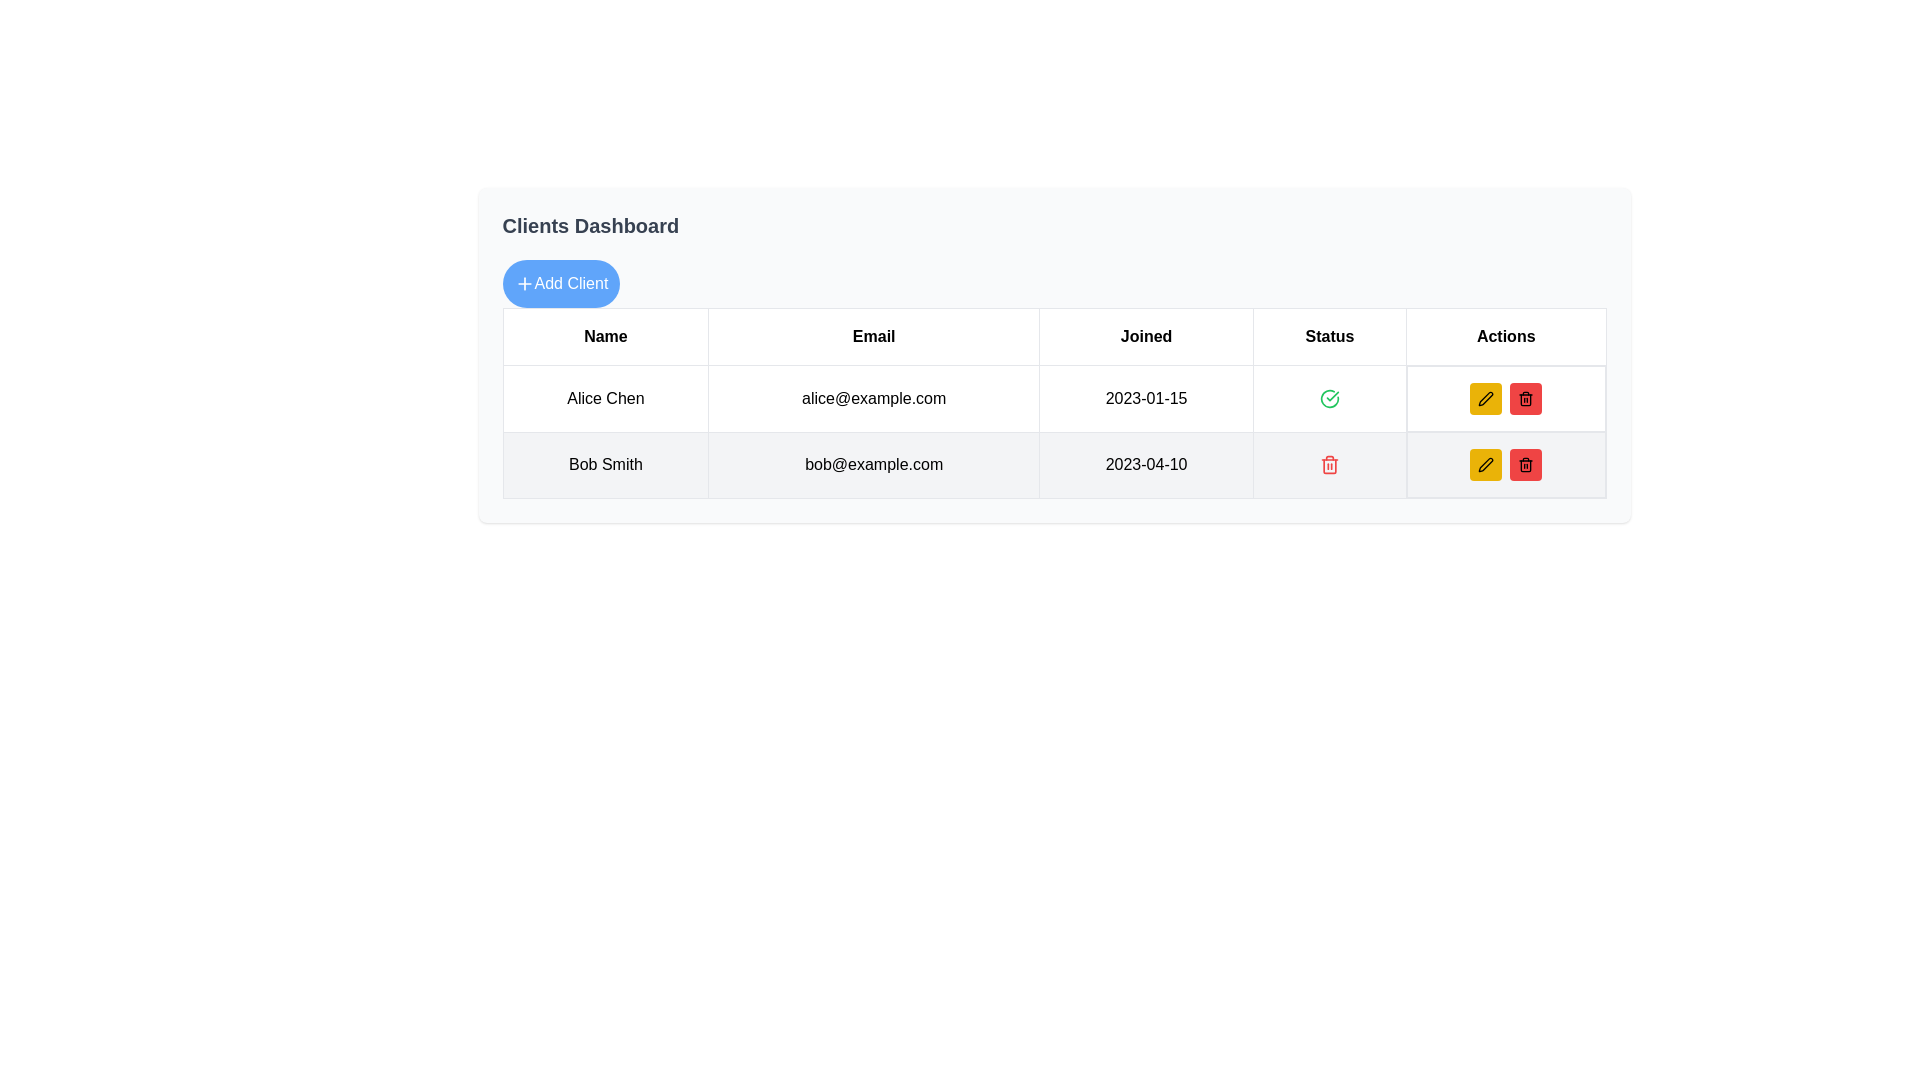 The width and height of the screenshot is (1920, 1080). I want to click on the delete button in the Actions column of the second row of the table, so click(1525, 465).